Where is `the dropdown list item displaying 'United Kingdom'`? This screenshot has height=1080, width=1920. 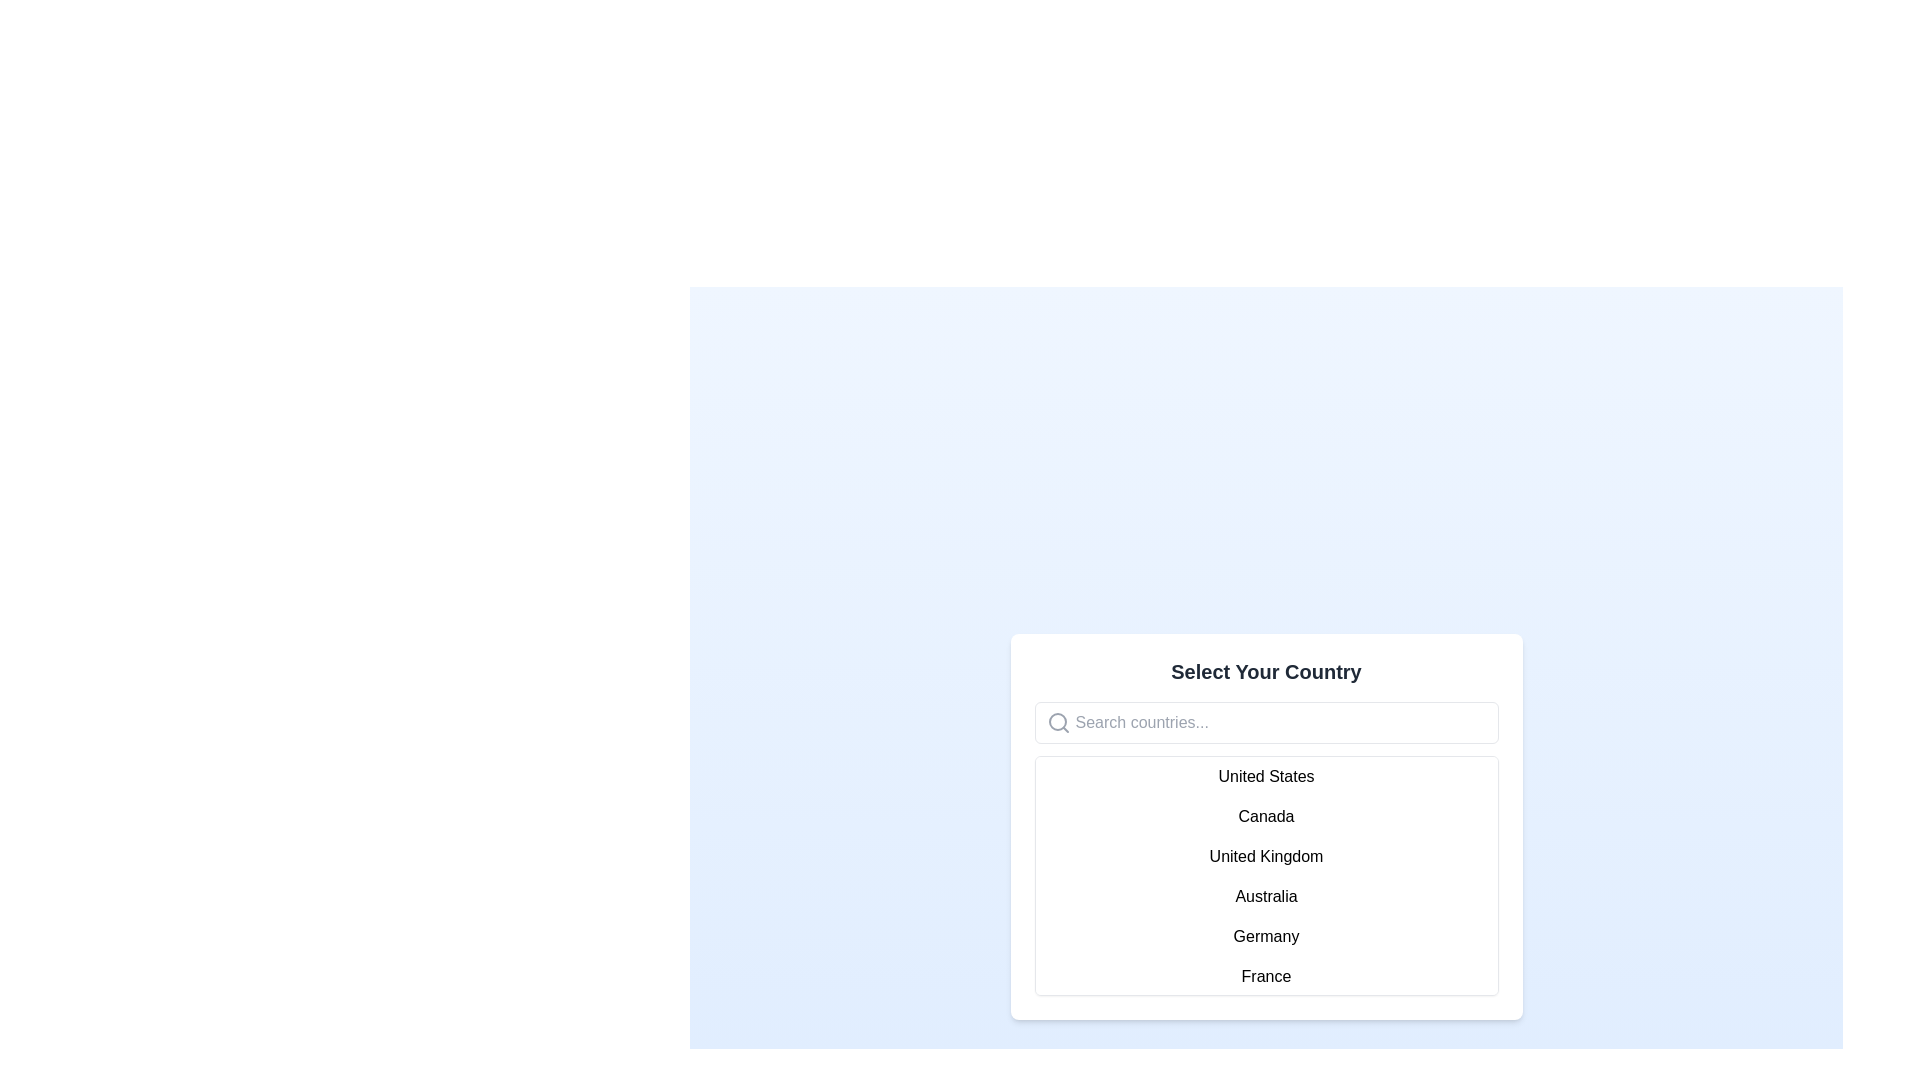 the dropdown list item displaying 'United Kingdom' is located at coordinates (1265, 855).